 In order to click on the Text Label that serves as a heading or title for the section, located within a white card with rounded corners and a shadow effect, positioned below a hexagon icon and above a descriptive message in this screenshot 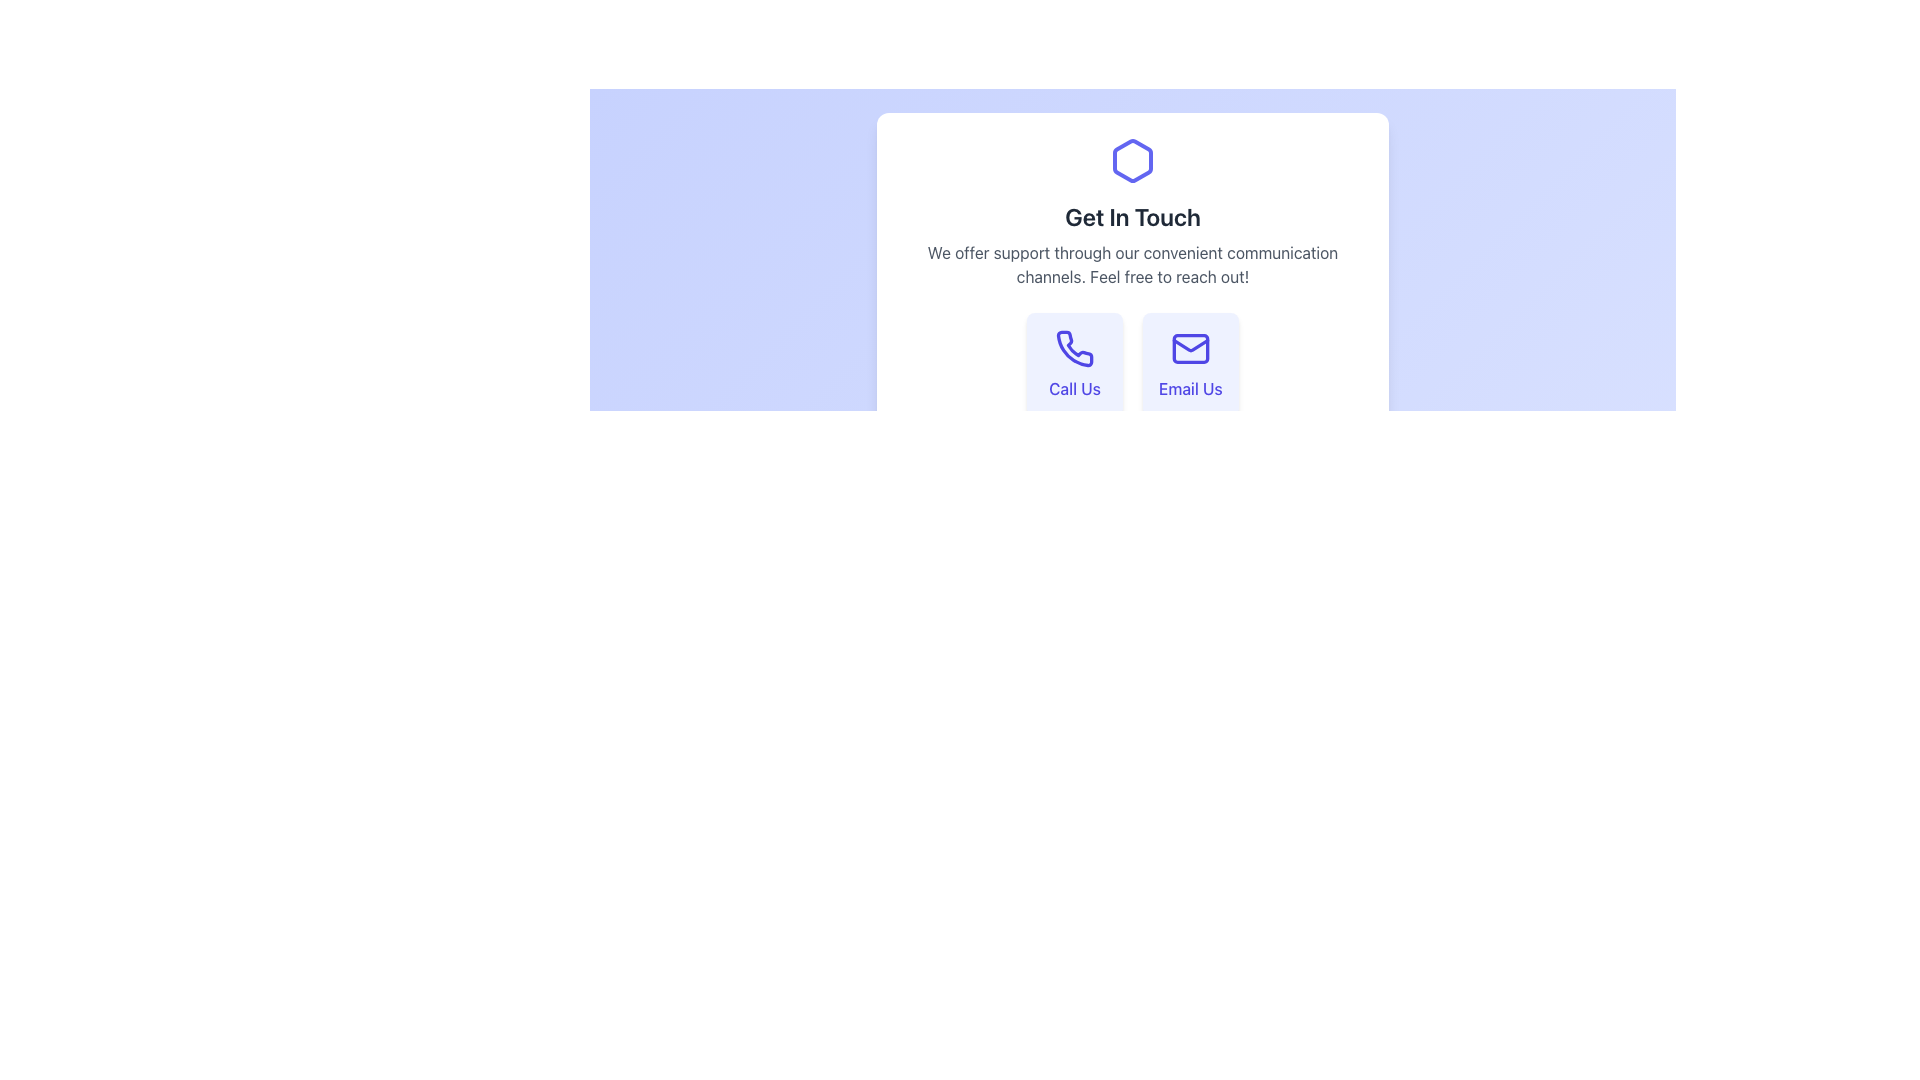, I will do `click(1132, 216)`.